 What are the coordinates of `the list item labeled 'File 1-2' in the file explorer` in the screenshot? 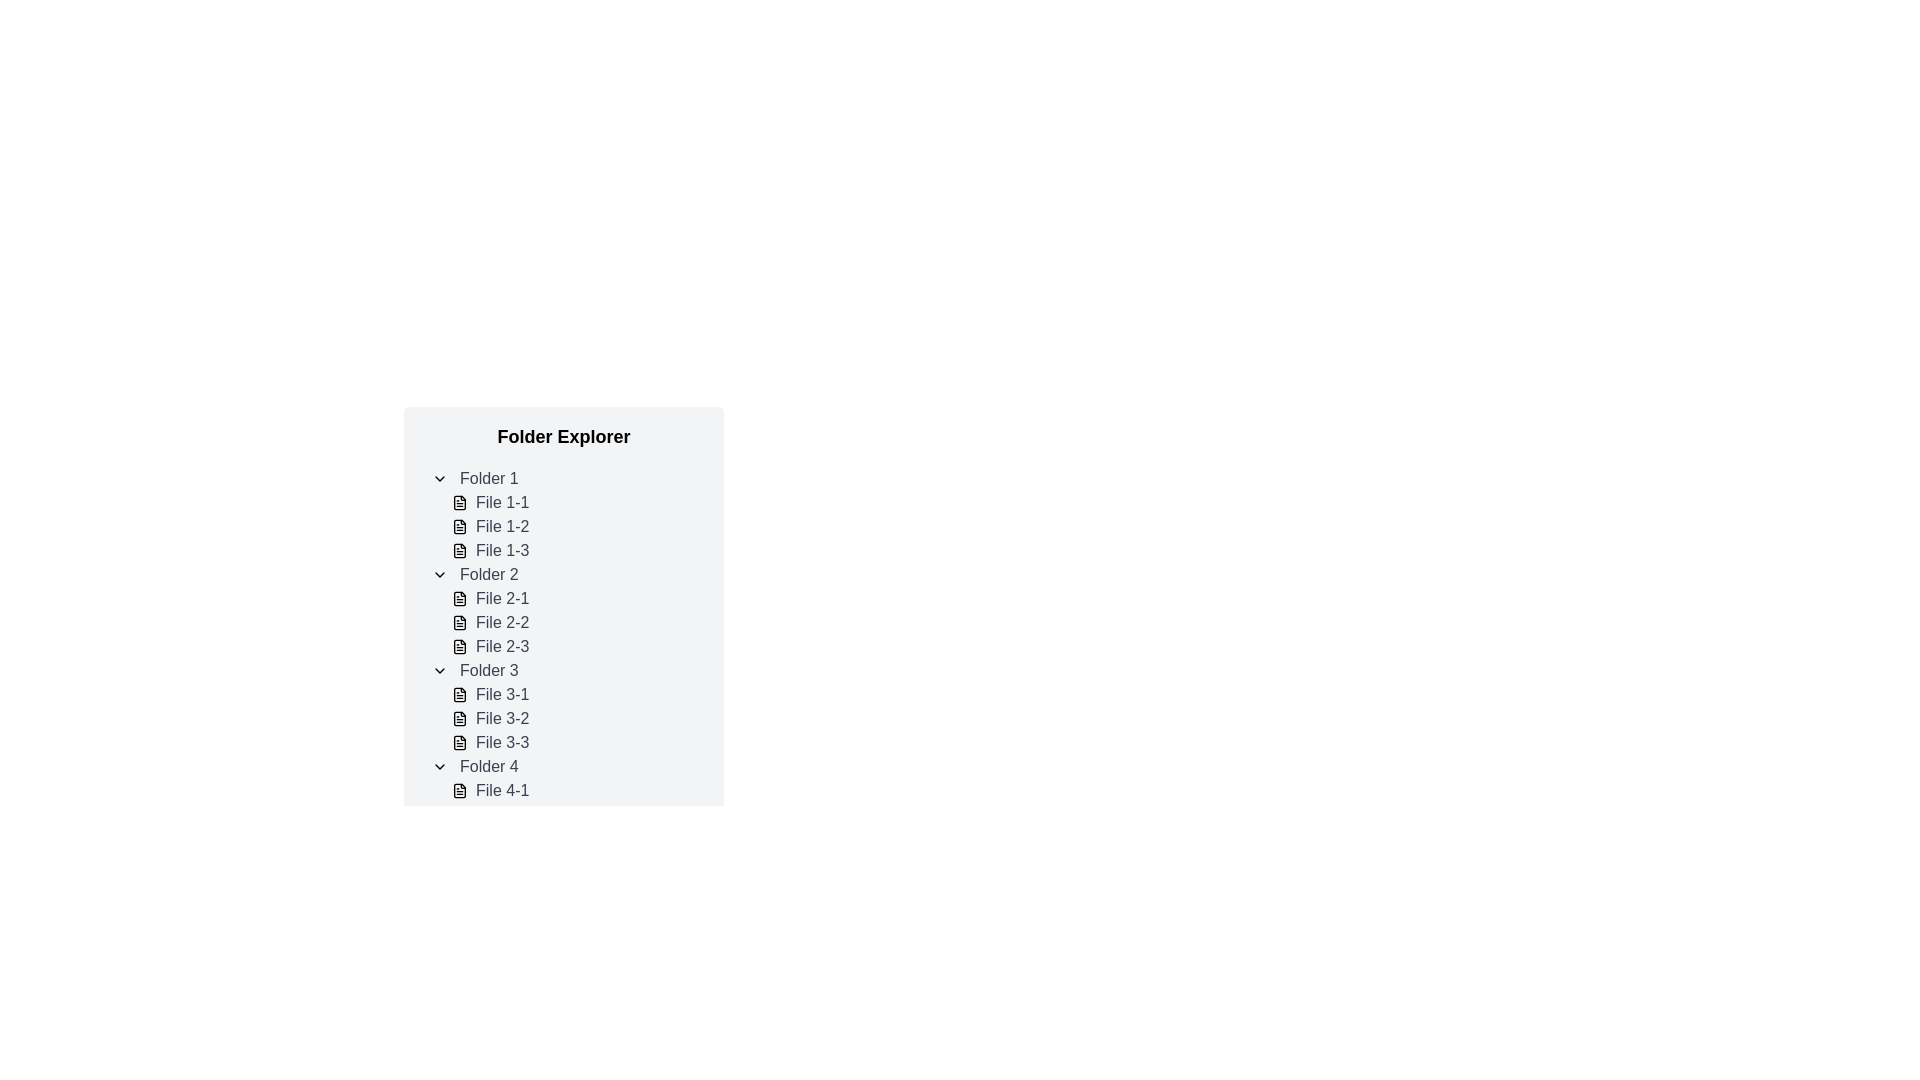 It's located at (579, 526).